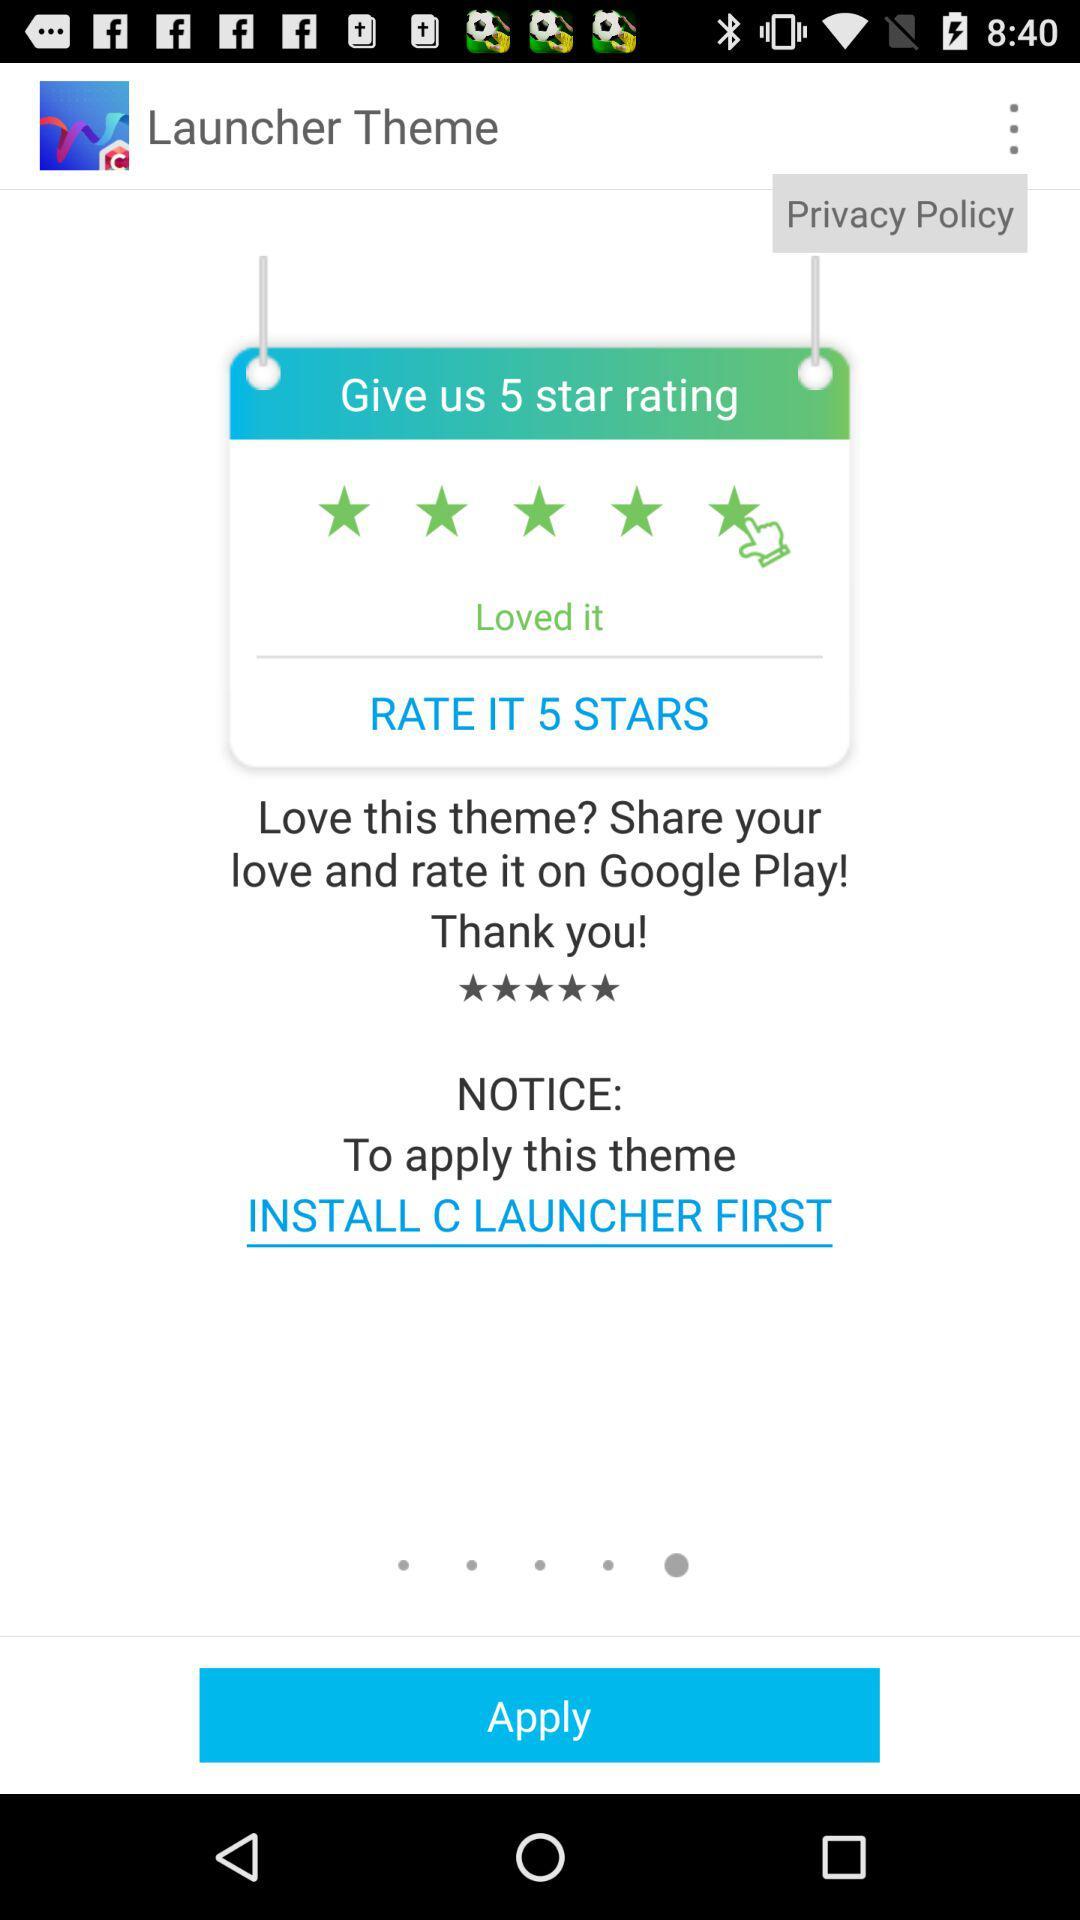  Describe the element at coordinates (898, 213) in the screenshot. I see `privacy policy app` at that location.